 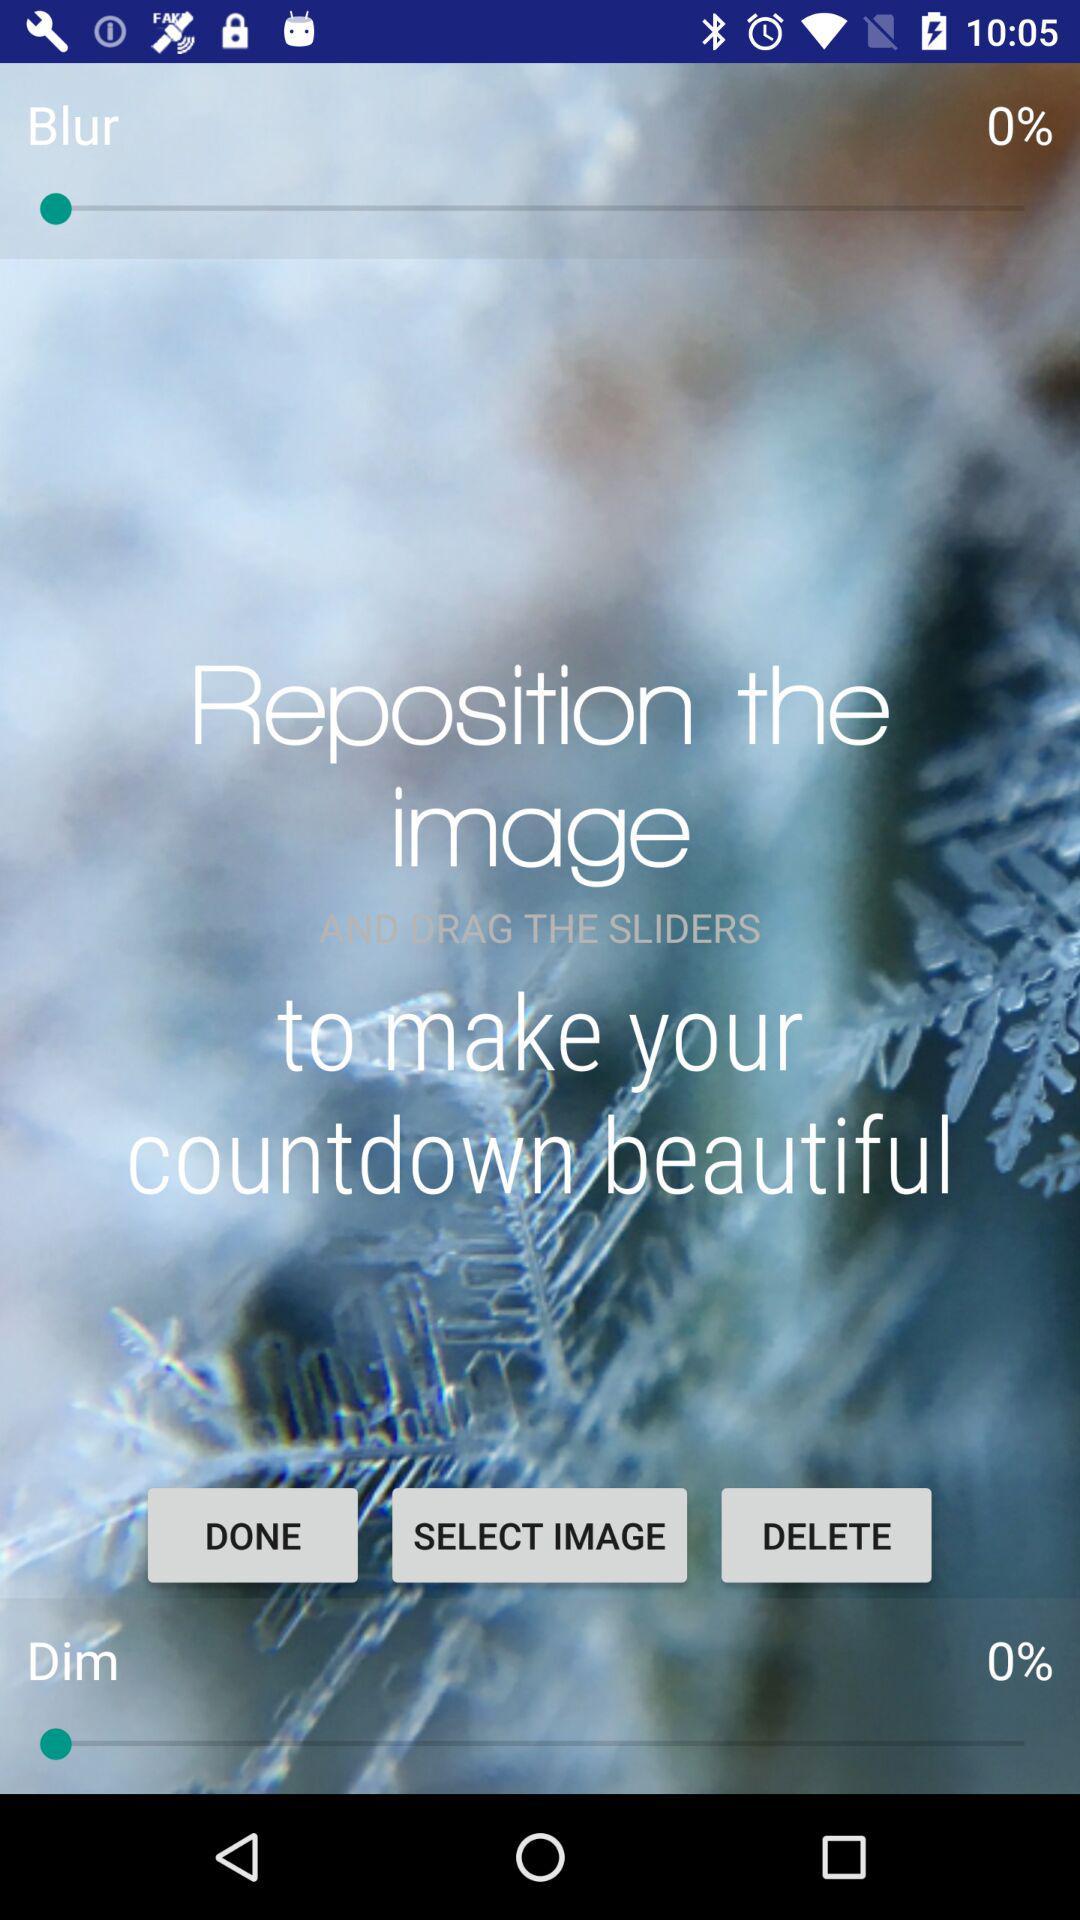 What do you see at coordinates (538, 1534) in the screenshot?
I see `select image` at bounding box center [538, 1534].